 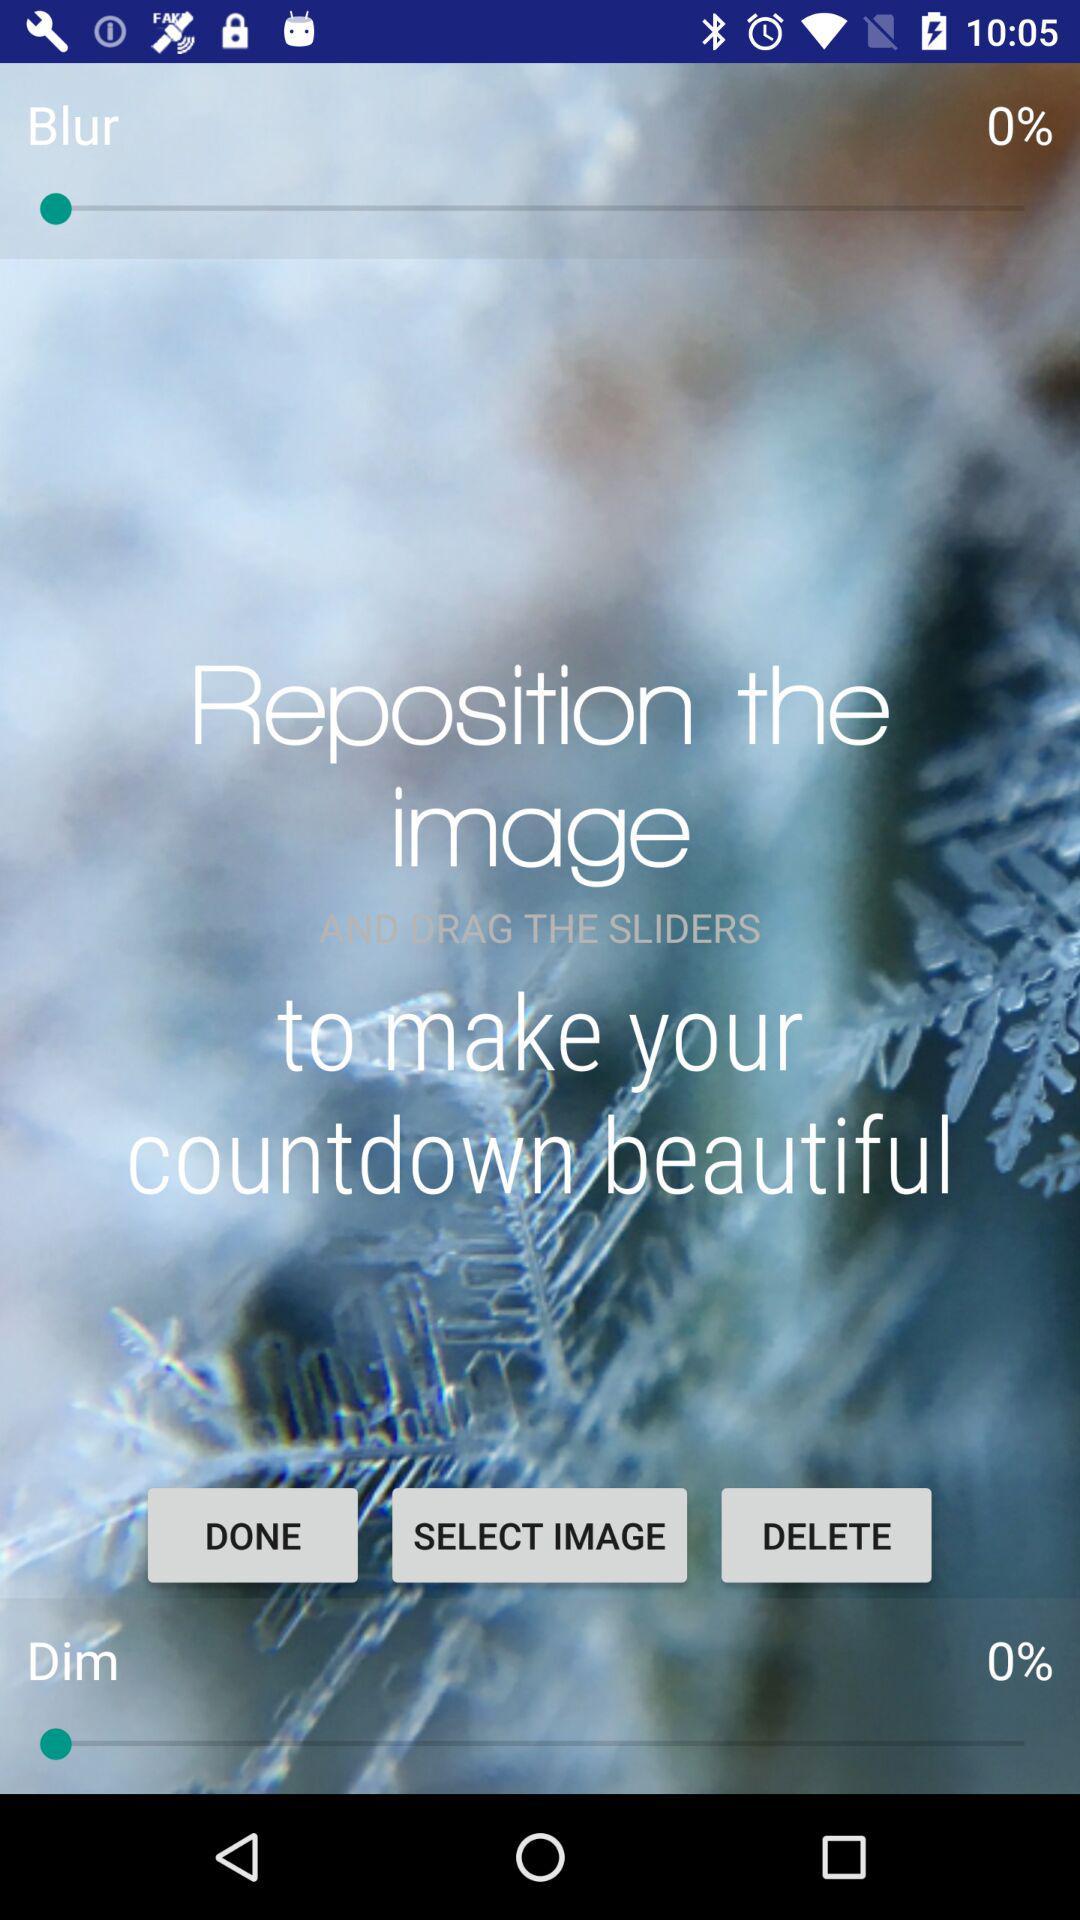 What do you see at coordinates (538, 1534) in the screenshot?
I see `select image` at bounding box center [538, 1534].